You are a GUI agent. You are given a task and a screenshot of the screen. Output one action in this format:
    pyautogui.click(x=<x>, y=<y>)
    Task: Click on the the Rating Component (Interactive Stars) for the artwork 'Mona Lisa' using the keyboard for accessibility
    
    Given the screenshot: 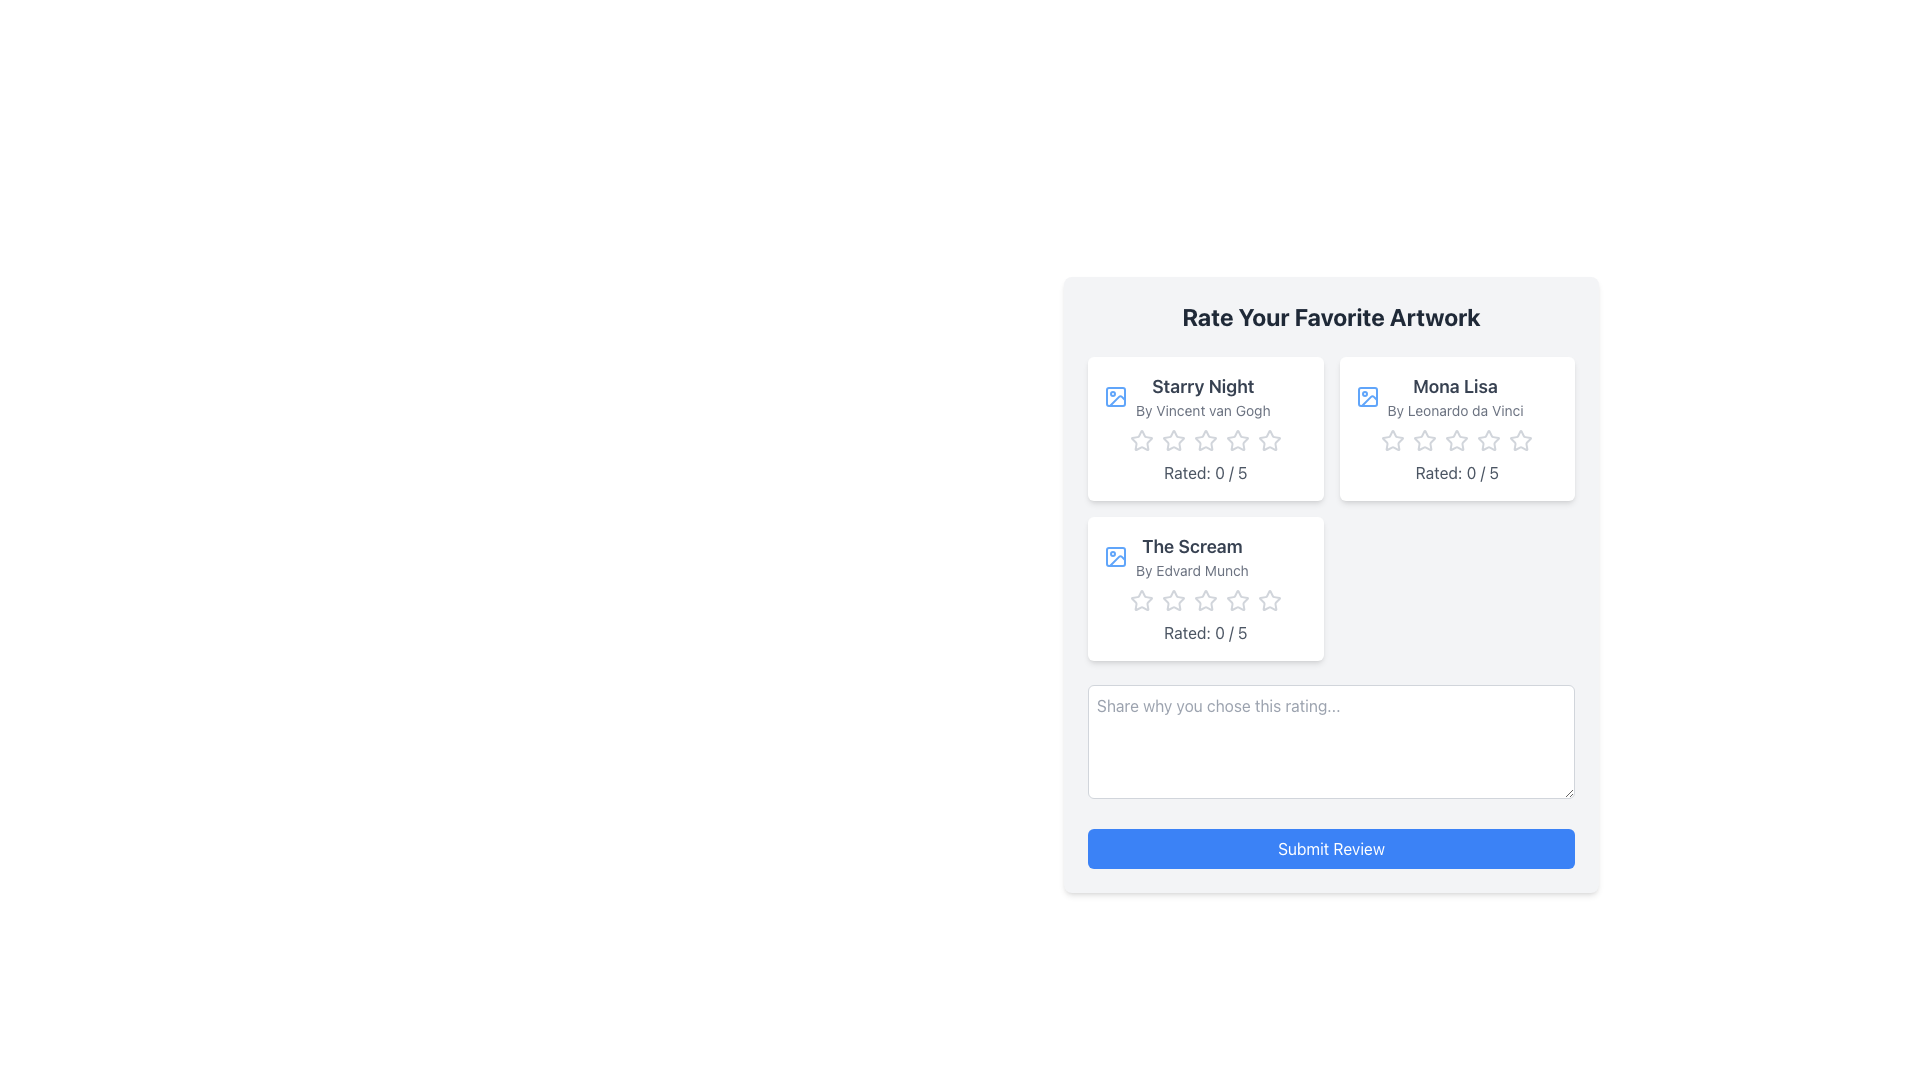 What is the action you would take?
    pyautogui.click(x=1457, y=439)
    